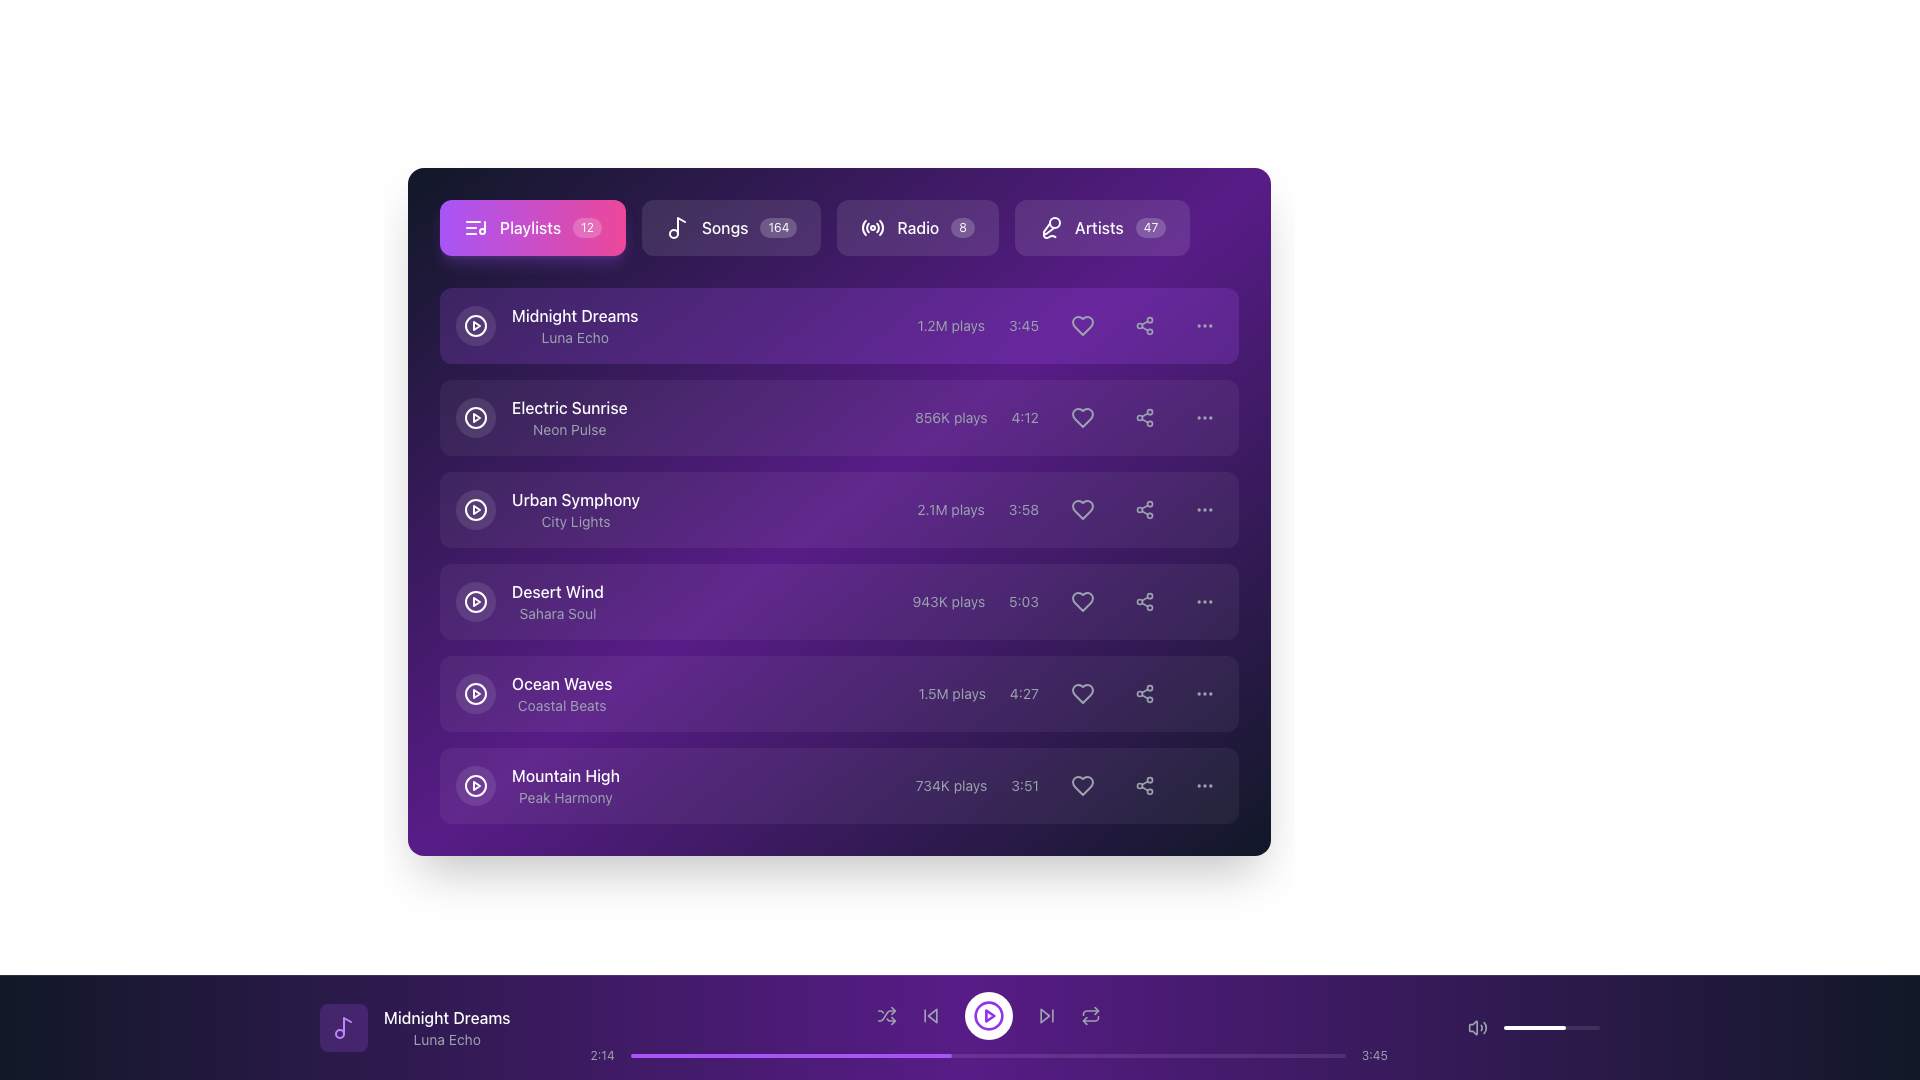 Image resolution: width=1920 pixels, height=1080 pixels. Describe the element at coordinates (474, 785) in the screenshot. I see `the circular play button icon for the 'Mountain High' song in the playlist` at that location.